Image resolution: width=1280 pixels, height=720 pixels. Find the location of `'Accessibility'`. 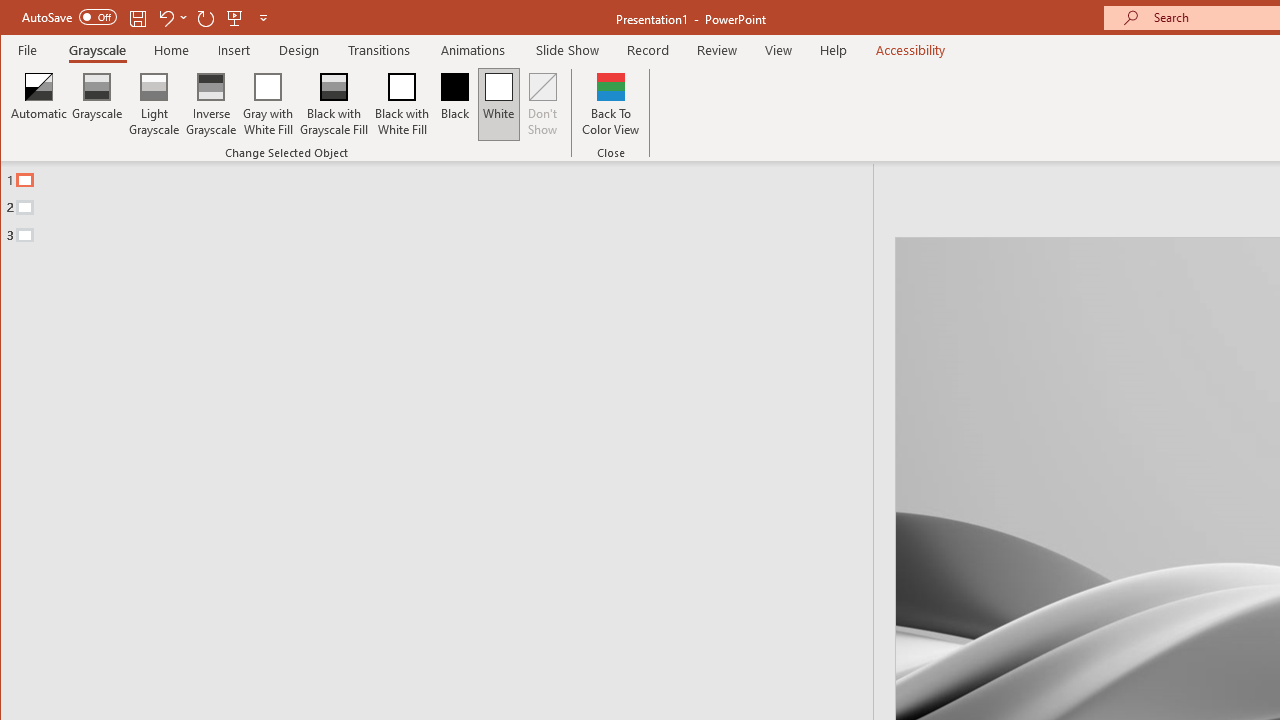

'Accessibility' is located at coordinates (909, 49).